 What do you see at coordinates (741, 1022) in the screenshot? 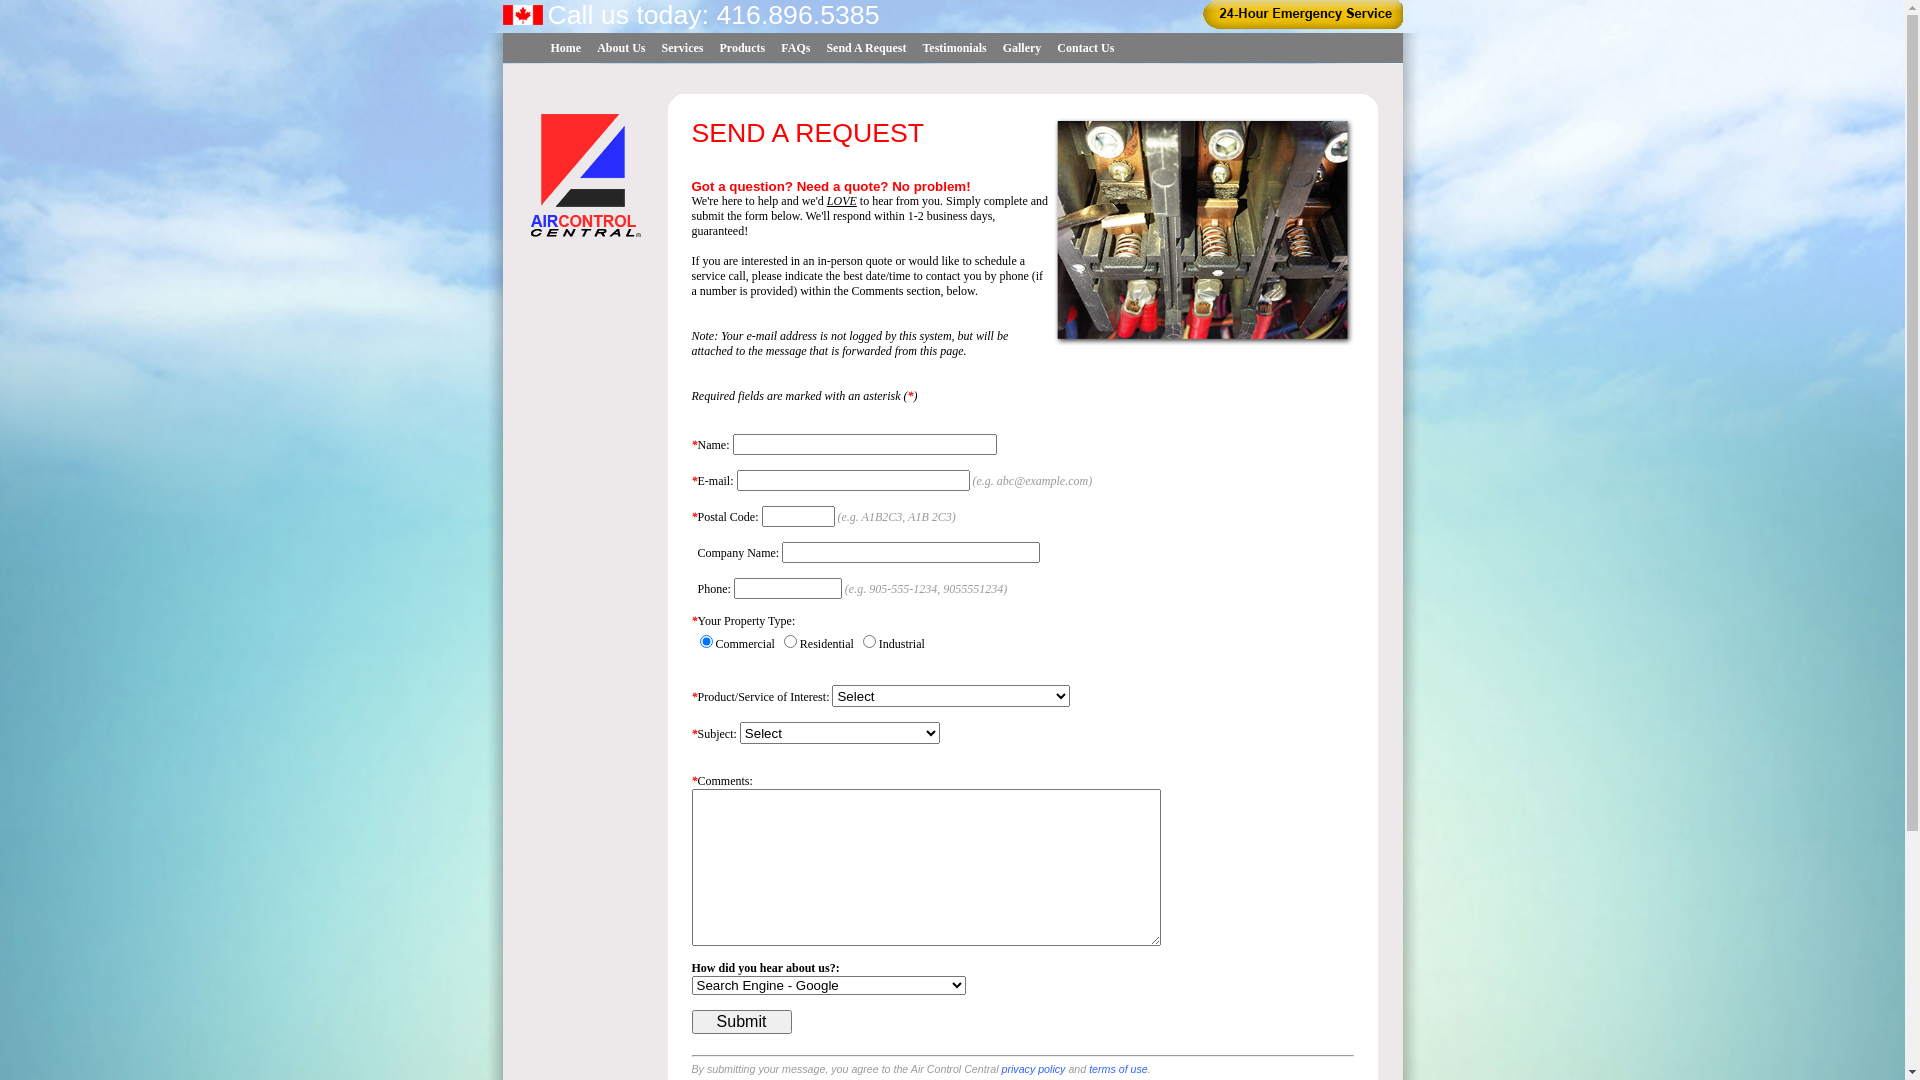
I see `'Submit'` at bounding box center [741, 1022].